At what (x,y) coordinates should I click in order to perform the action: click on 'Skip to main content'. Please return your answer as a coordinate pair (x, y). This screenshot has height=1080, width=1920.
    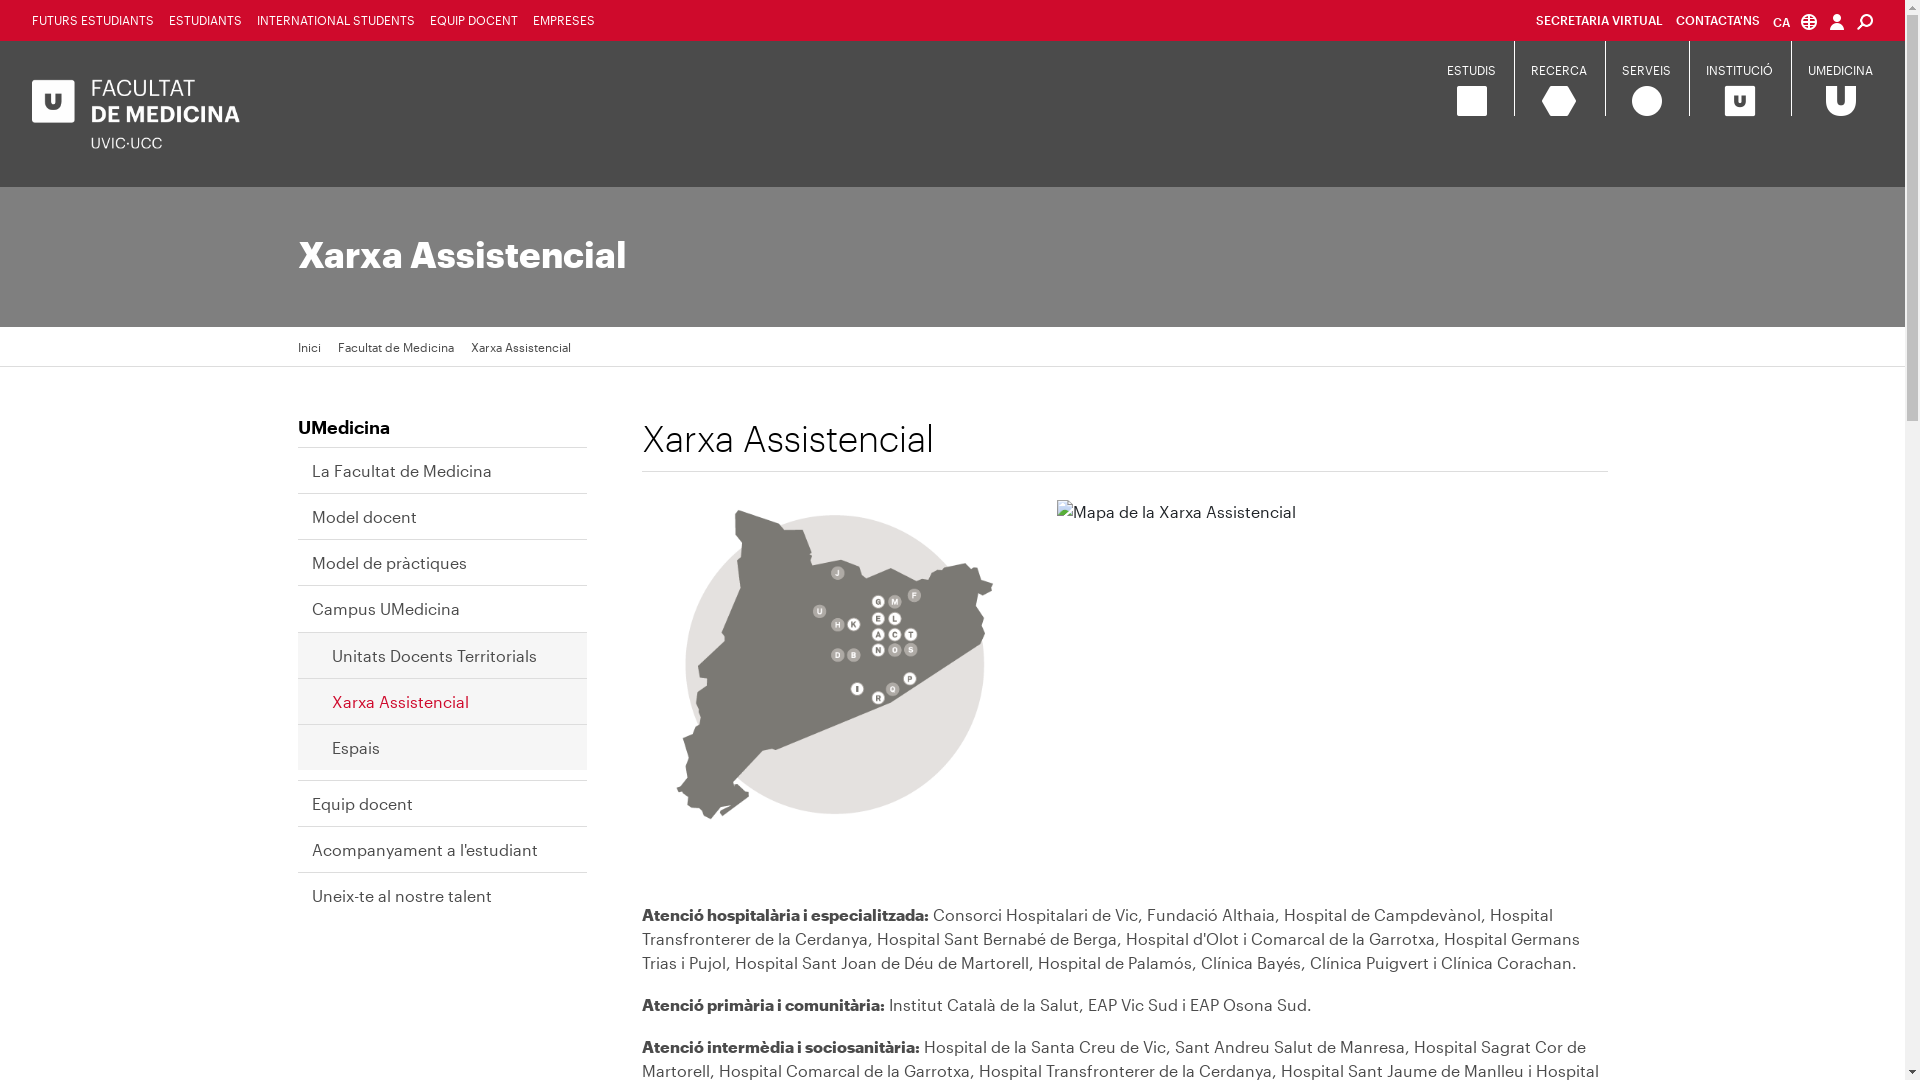
    Looking at the image, I should click on (0, 0).